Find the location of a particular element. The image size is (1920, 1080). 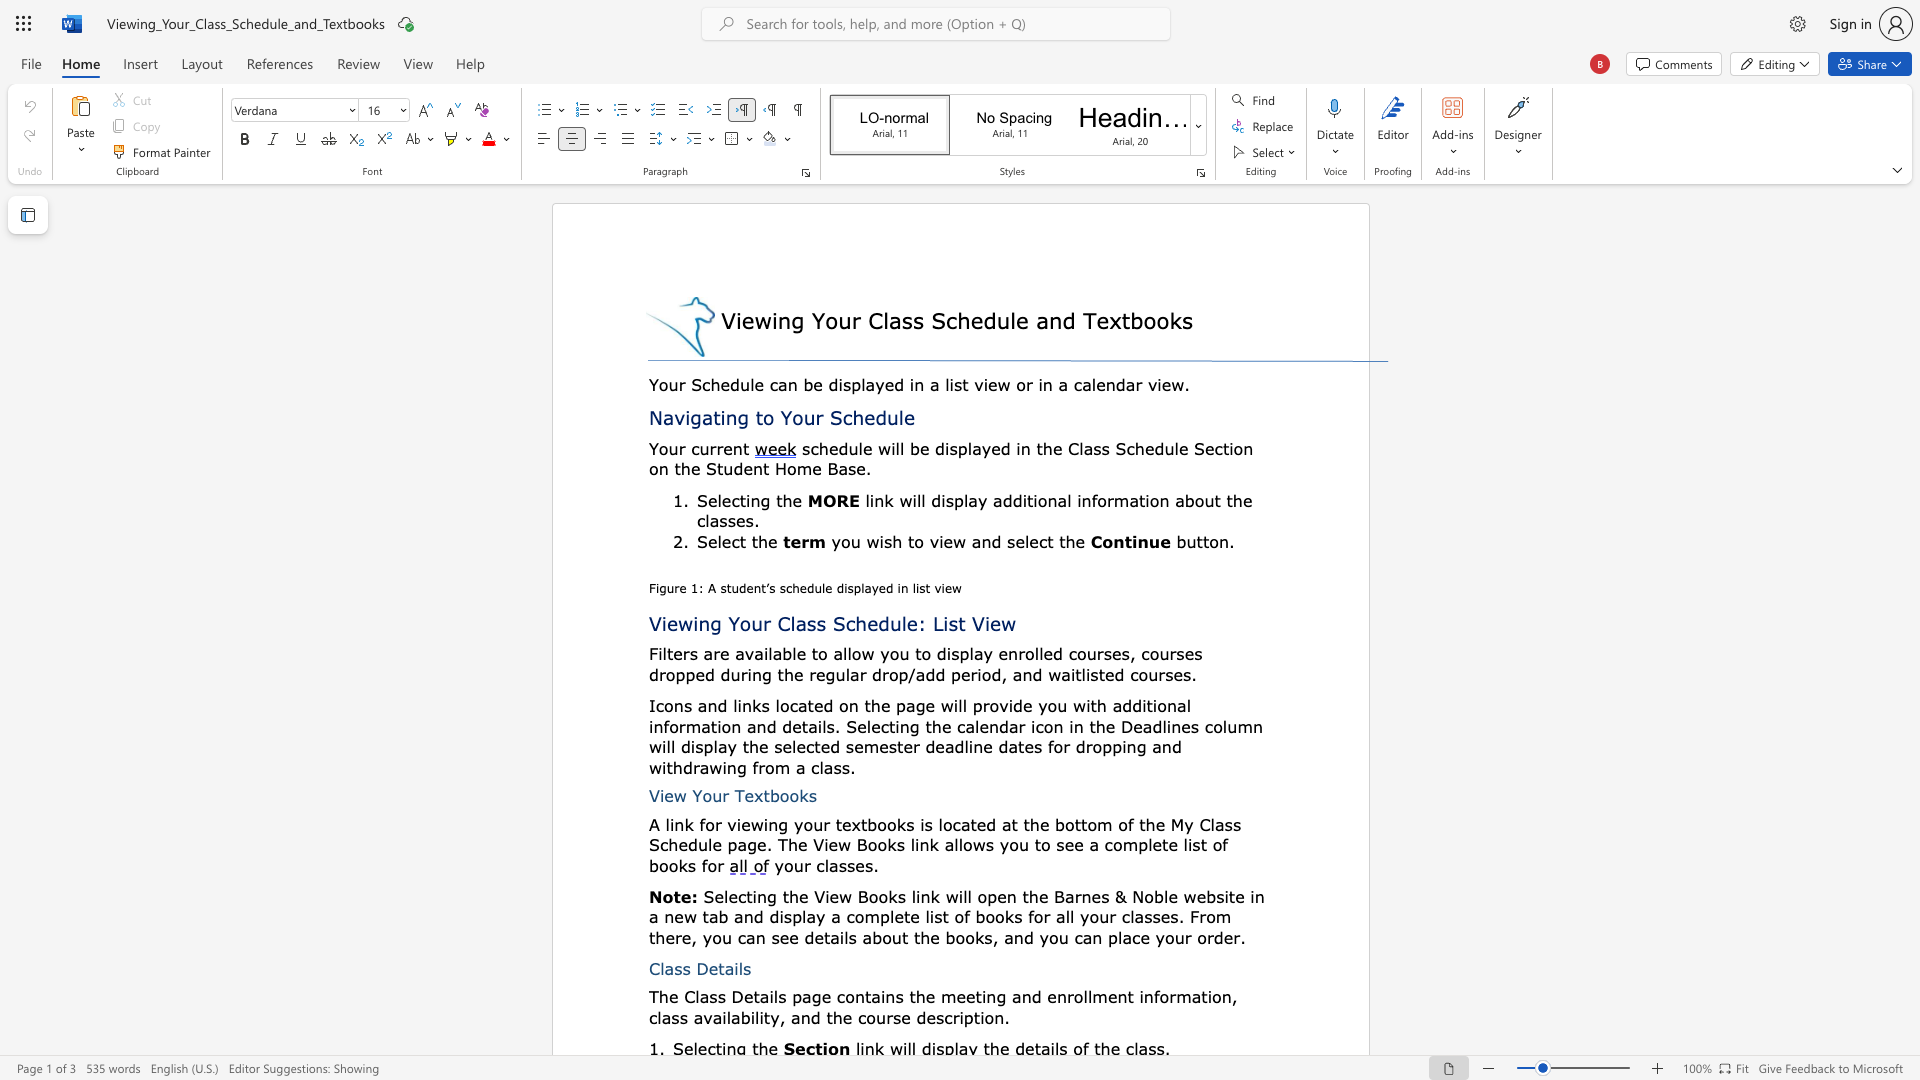

the subset text "e 1: A stude" within the text "Figure 1: A student’s schedule displayed in list view" is located at coordinates (679, 587).